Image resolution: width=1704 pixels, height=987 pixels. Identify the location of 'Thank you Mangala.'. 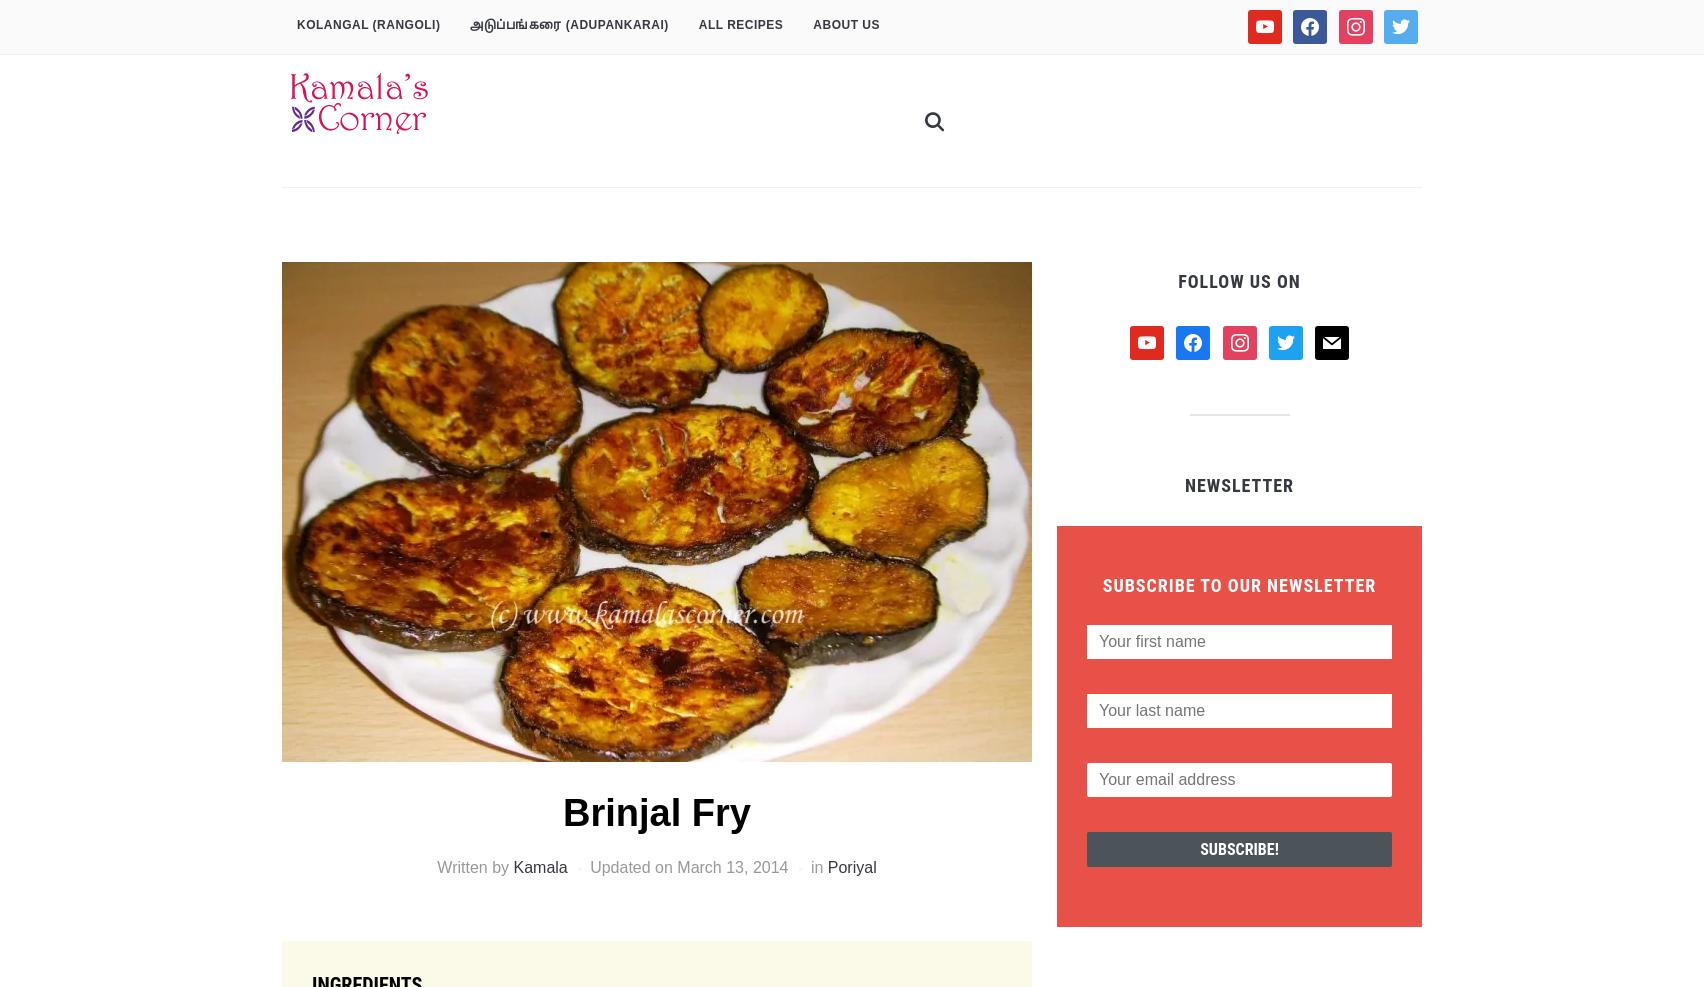
(520, 901).